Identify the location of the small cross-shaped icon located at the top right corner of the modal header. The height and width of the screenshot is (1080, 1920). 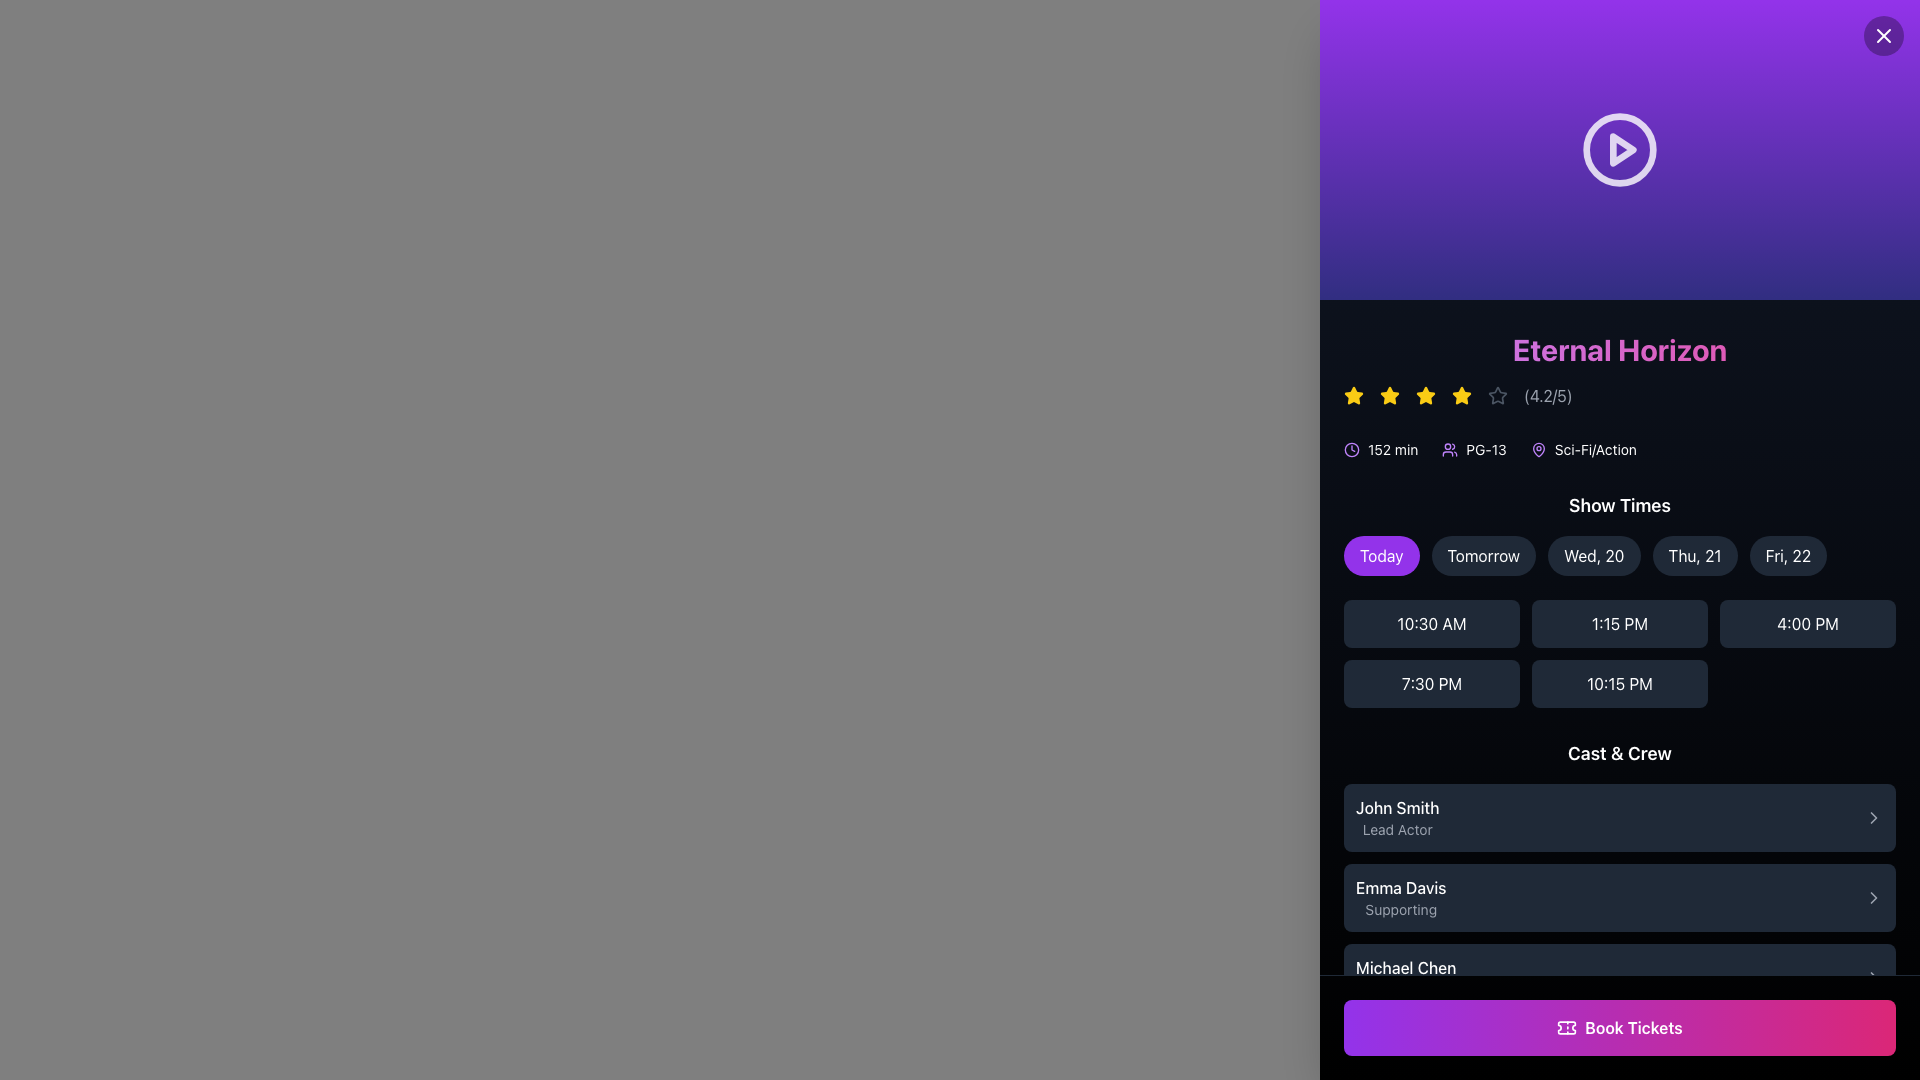
(1882, 35).